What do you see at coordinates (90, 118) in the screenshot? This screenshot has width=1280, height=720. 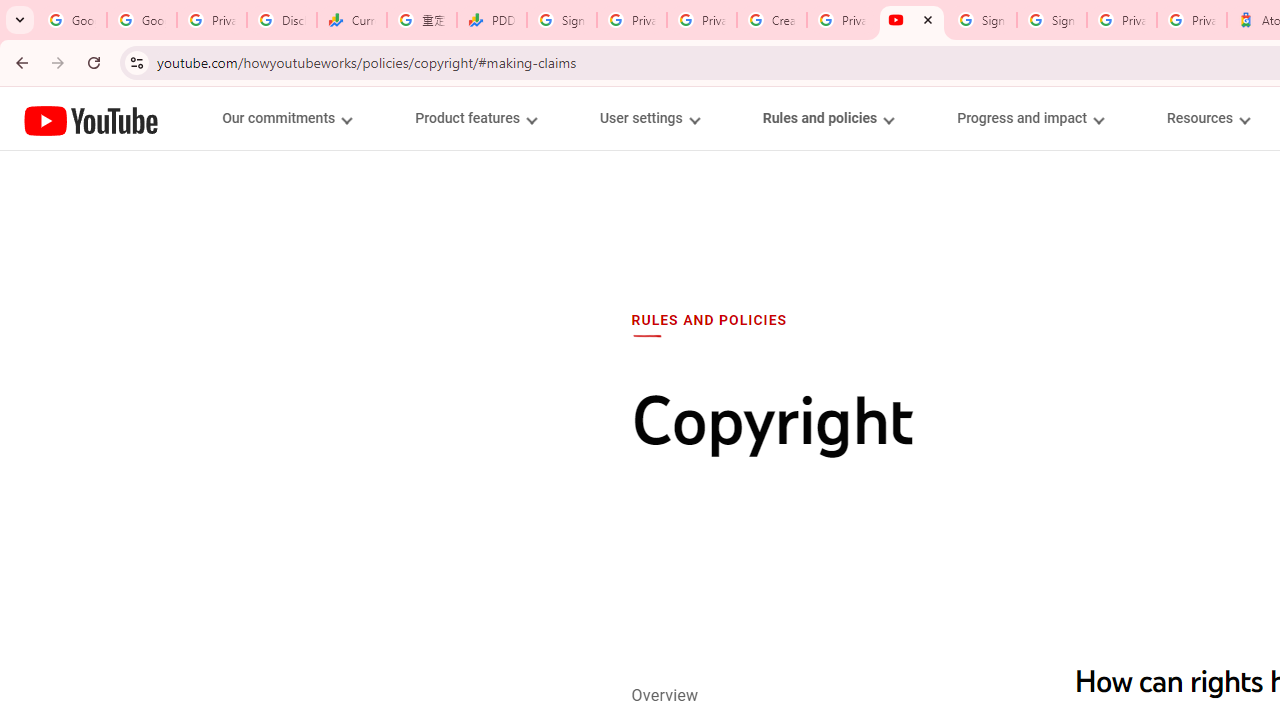 I see `'How YouTube Works'` at bounding box center [90, 118].